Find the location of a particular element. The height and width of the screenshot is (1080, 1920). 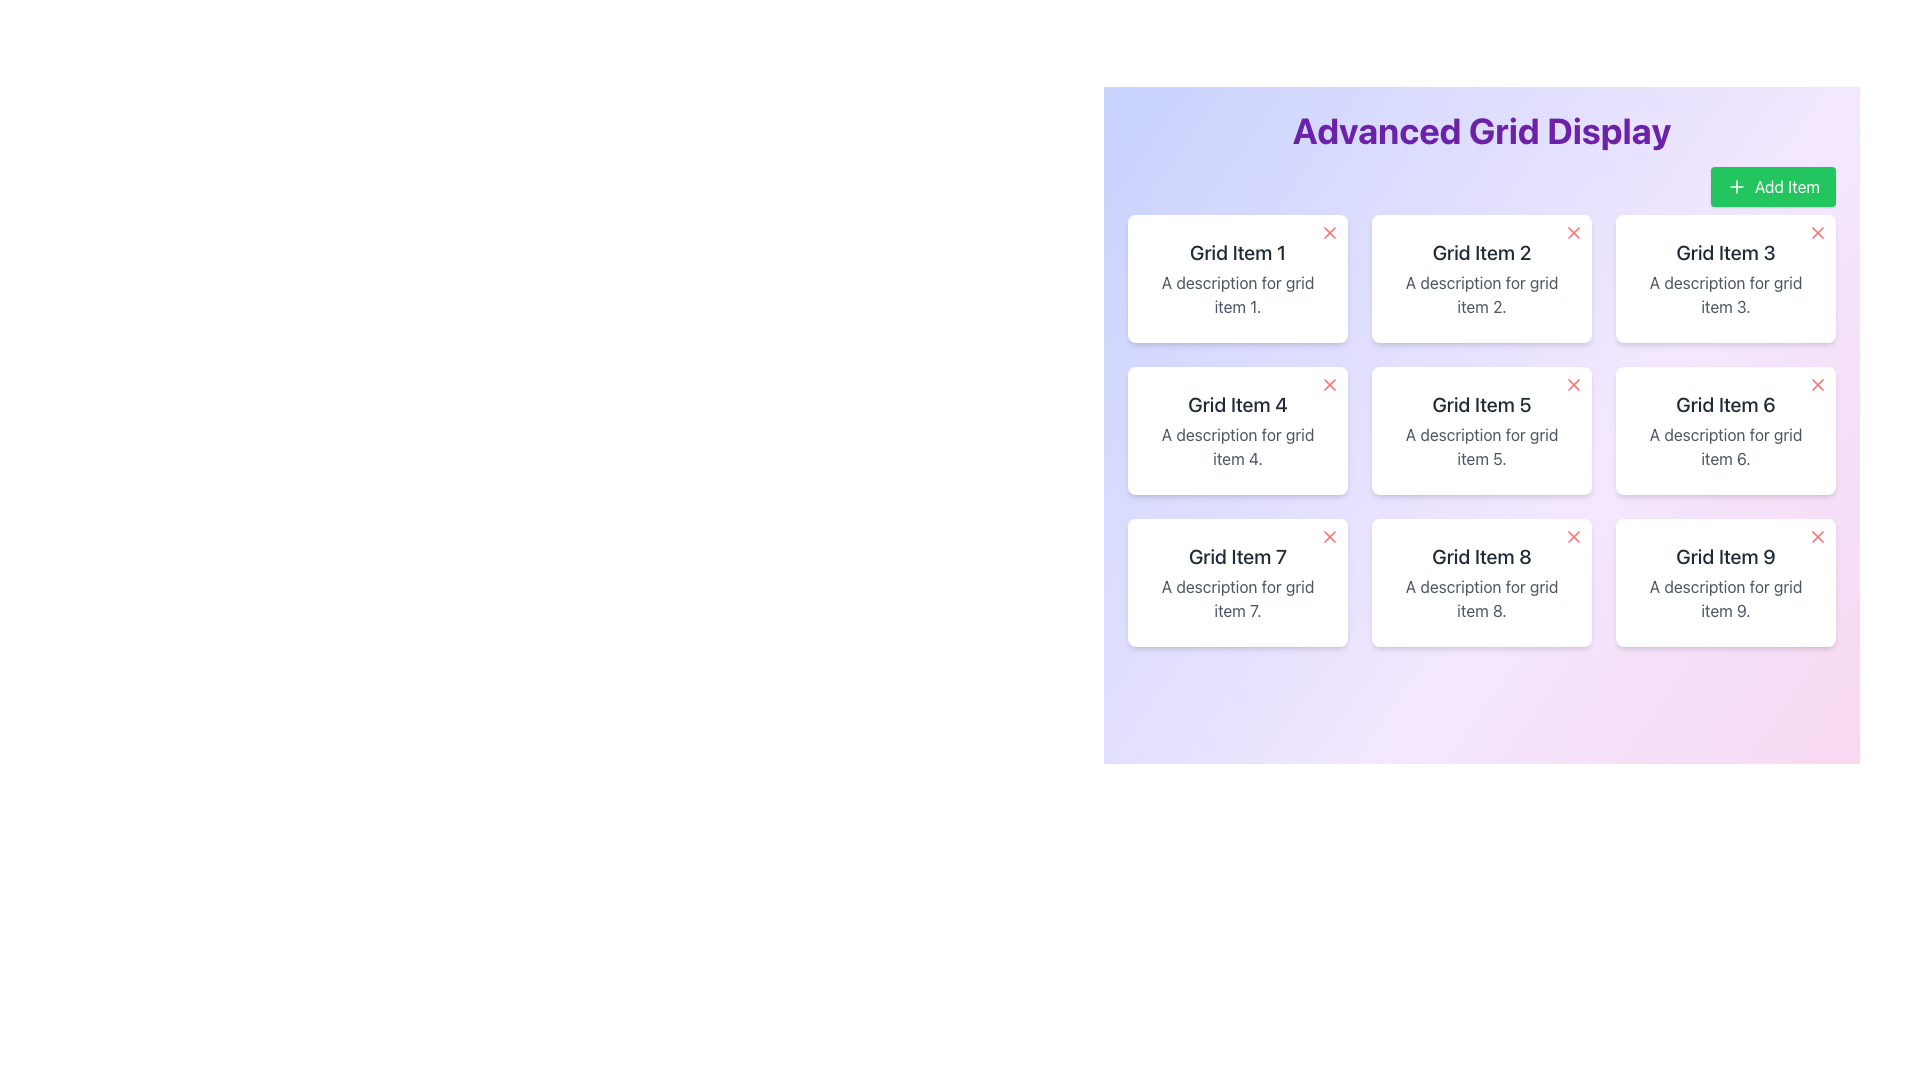

the cross icon representing a close action located within the close button area of 'Grid Item 8' is located at coordinates (1573, 535).